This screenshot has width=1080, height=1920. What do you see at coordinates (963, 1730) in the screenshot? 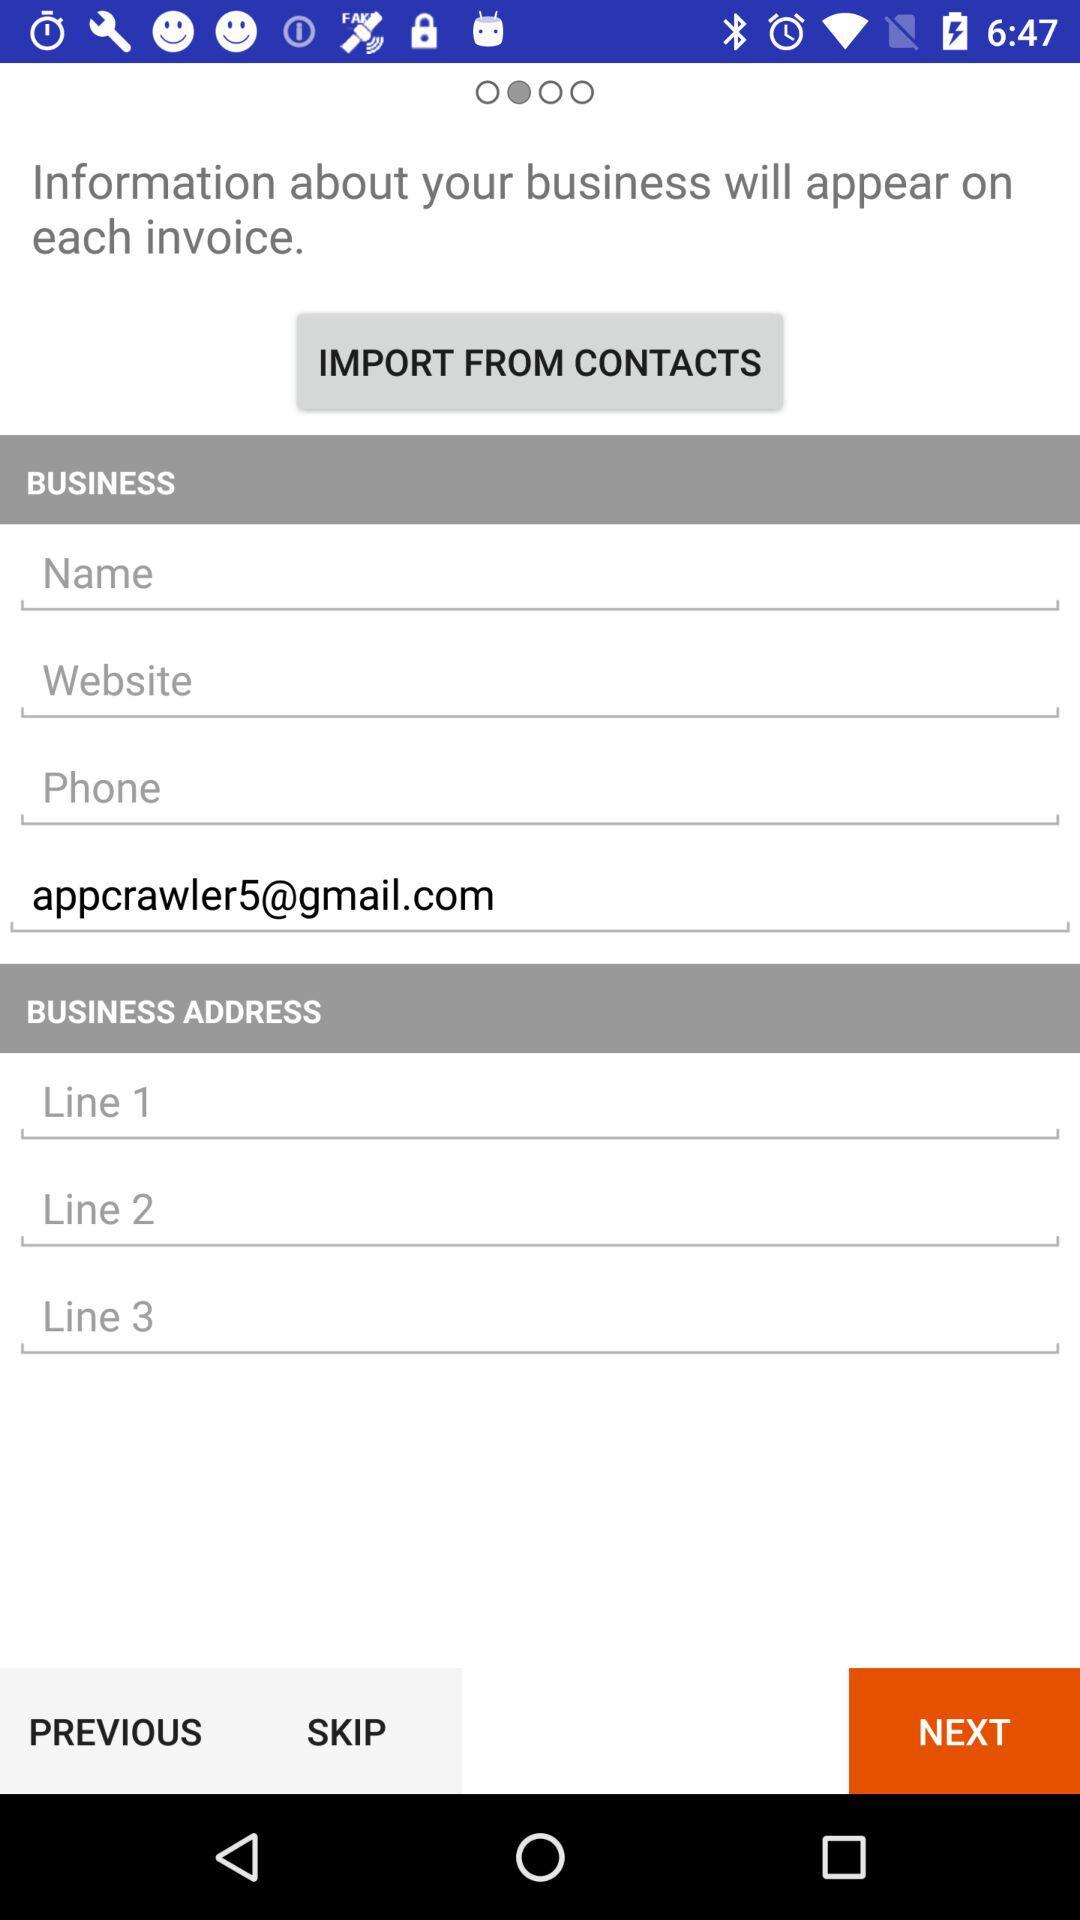
I see `the next` at bounding box center [963, 1730].